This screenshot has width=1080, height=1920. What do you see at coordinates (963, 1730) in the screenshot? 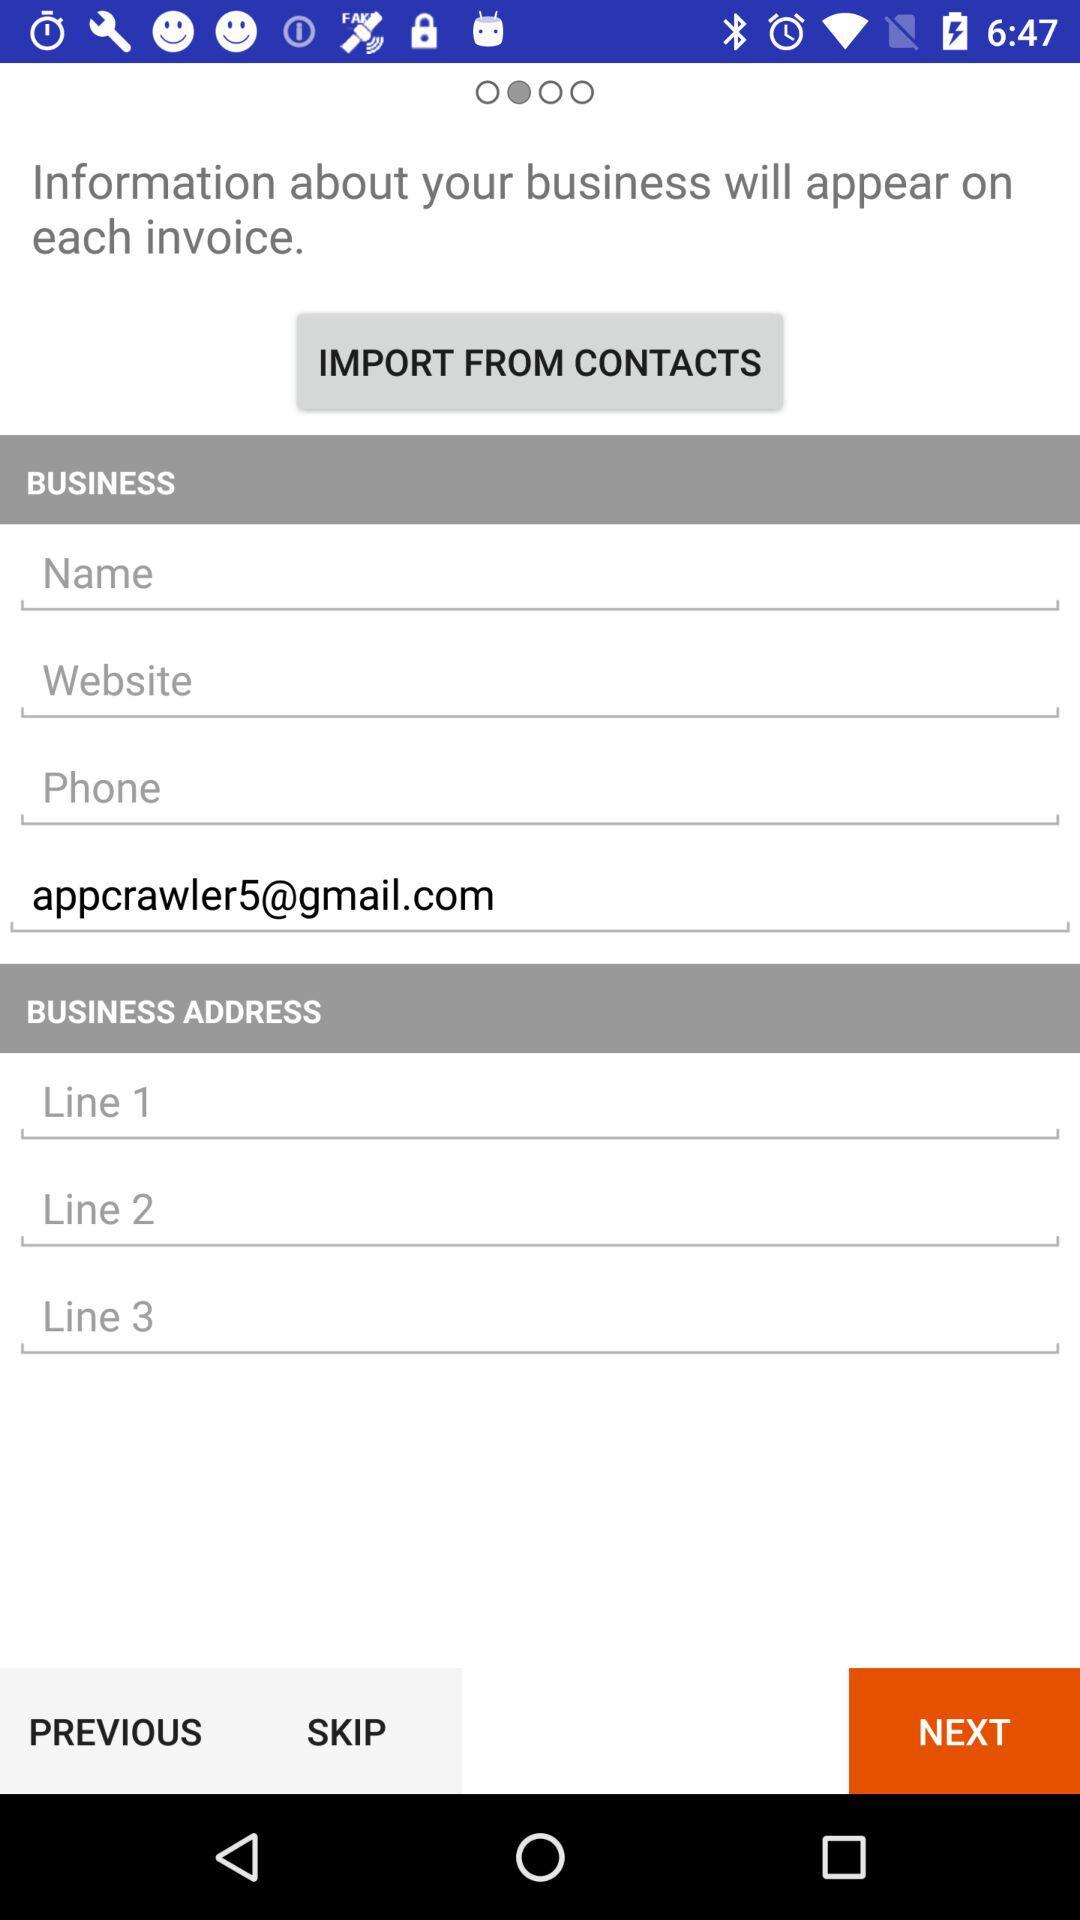
I see `the next` at bounding box center [963, 1730].